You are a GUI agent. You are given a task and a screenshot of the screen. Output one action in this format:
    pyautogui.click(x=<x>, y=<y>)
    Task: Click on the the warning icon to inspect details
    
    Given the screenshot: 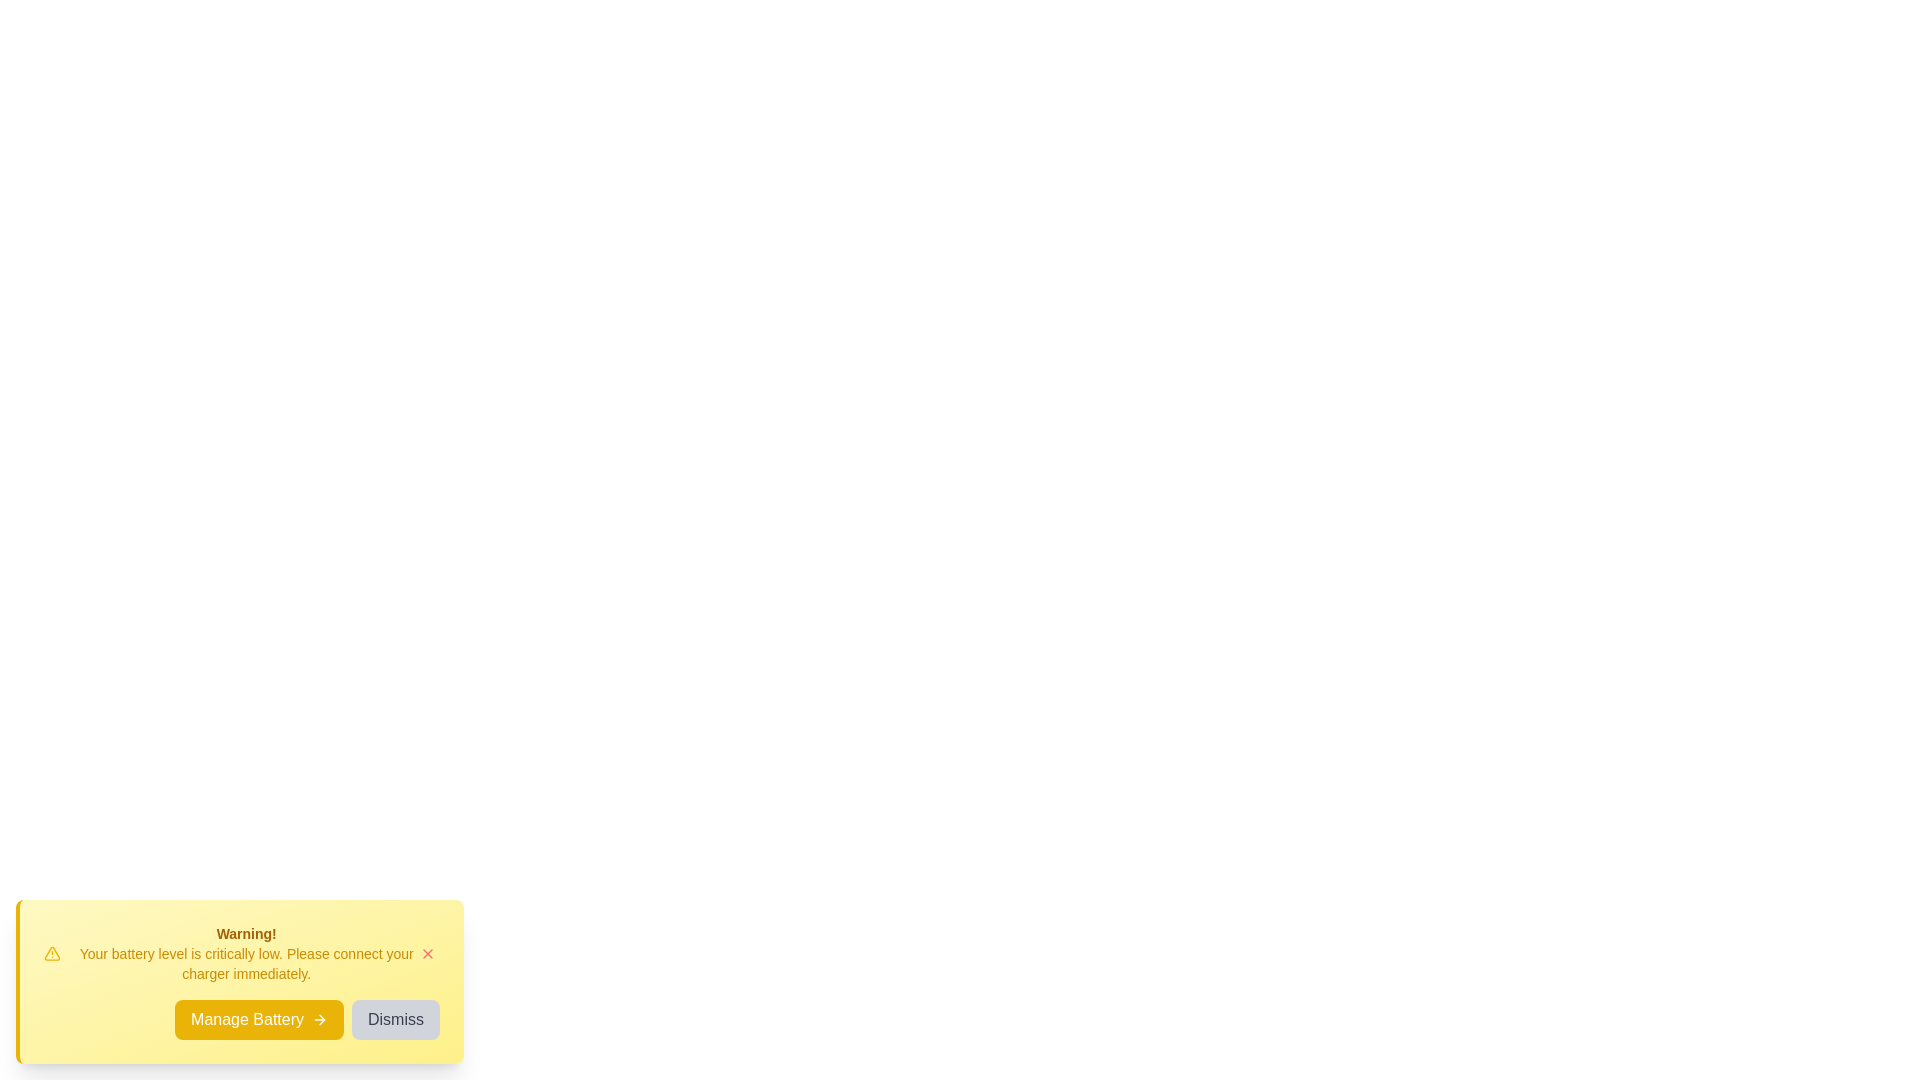 What is the action you would take?
    pyautogui.click(x=52, y=952)
    